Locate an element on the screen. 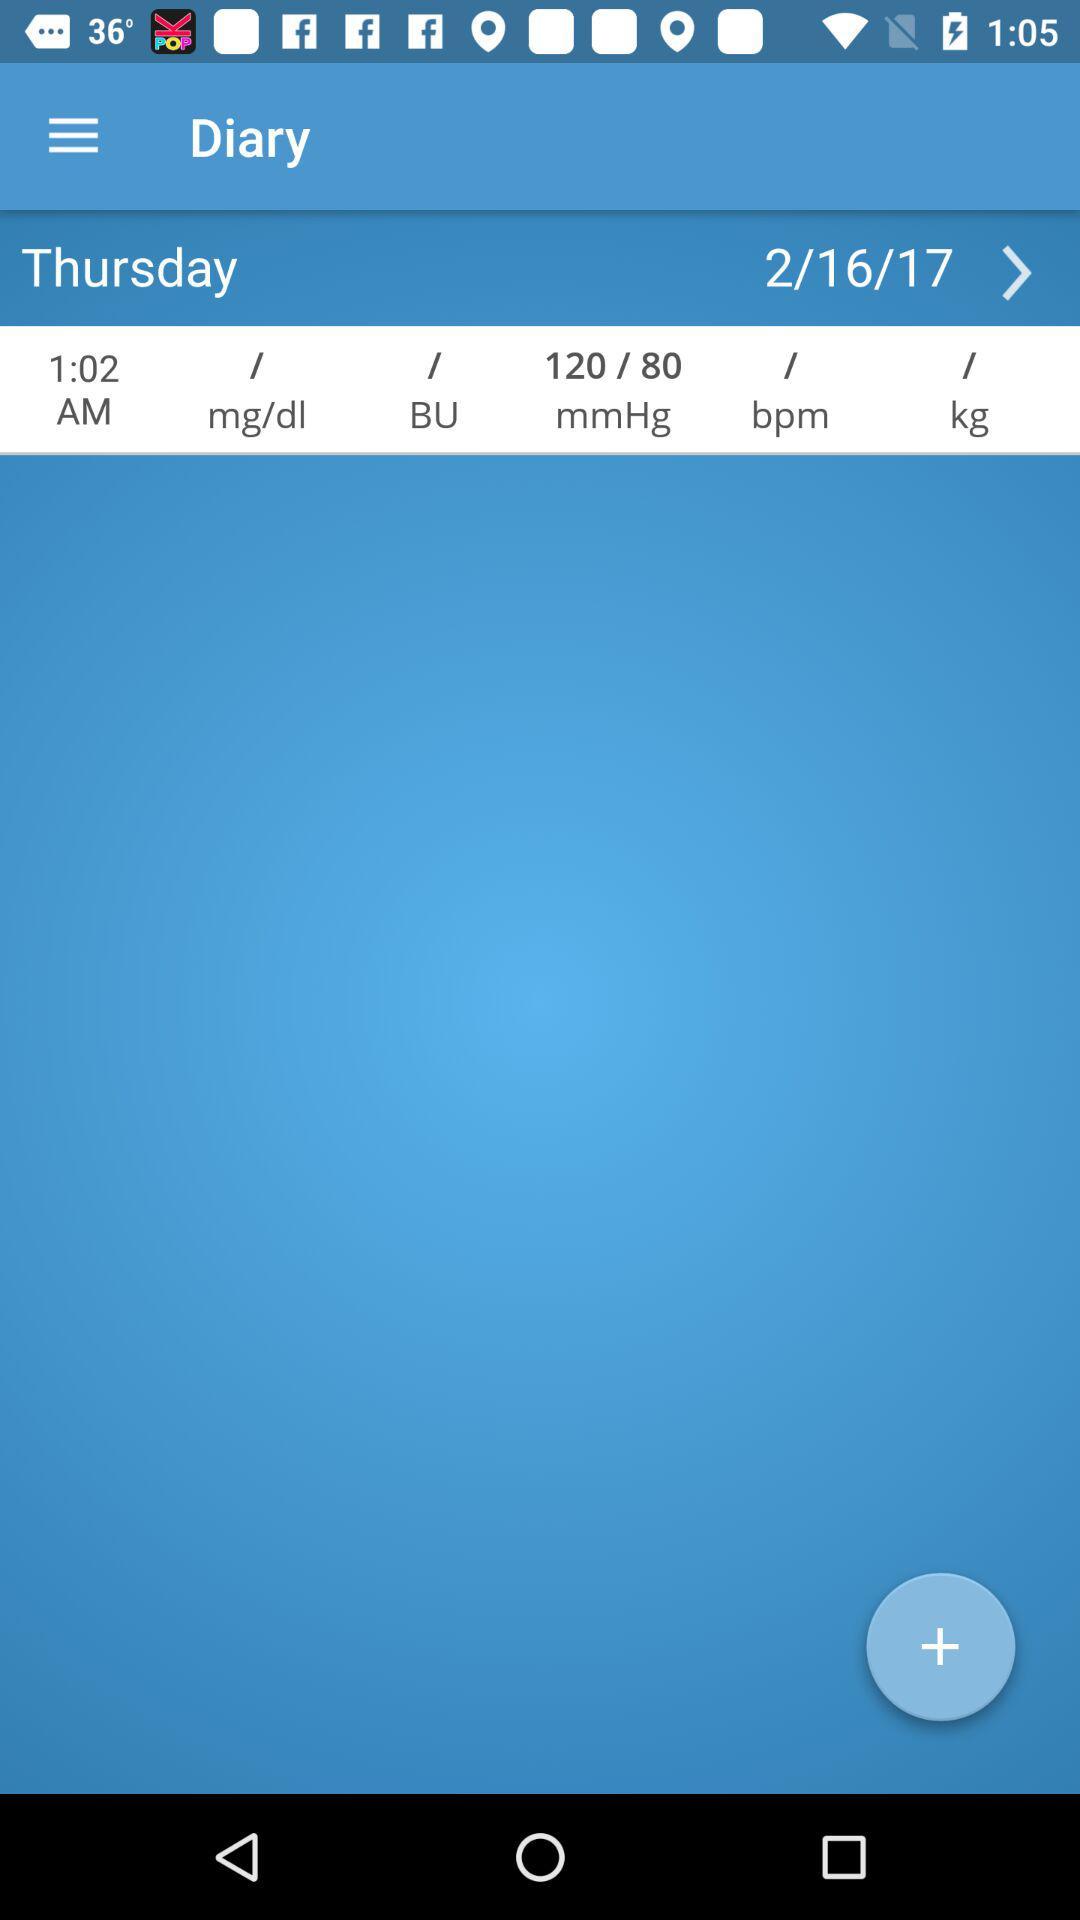  the mmhg icon is located at coordinates (612, 412).